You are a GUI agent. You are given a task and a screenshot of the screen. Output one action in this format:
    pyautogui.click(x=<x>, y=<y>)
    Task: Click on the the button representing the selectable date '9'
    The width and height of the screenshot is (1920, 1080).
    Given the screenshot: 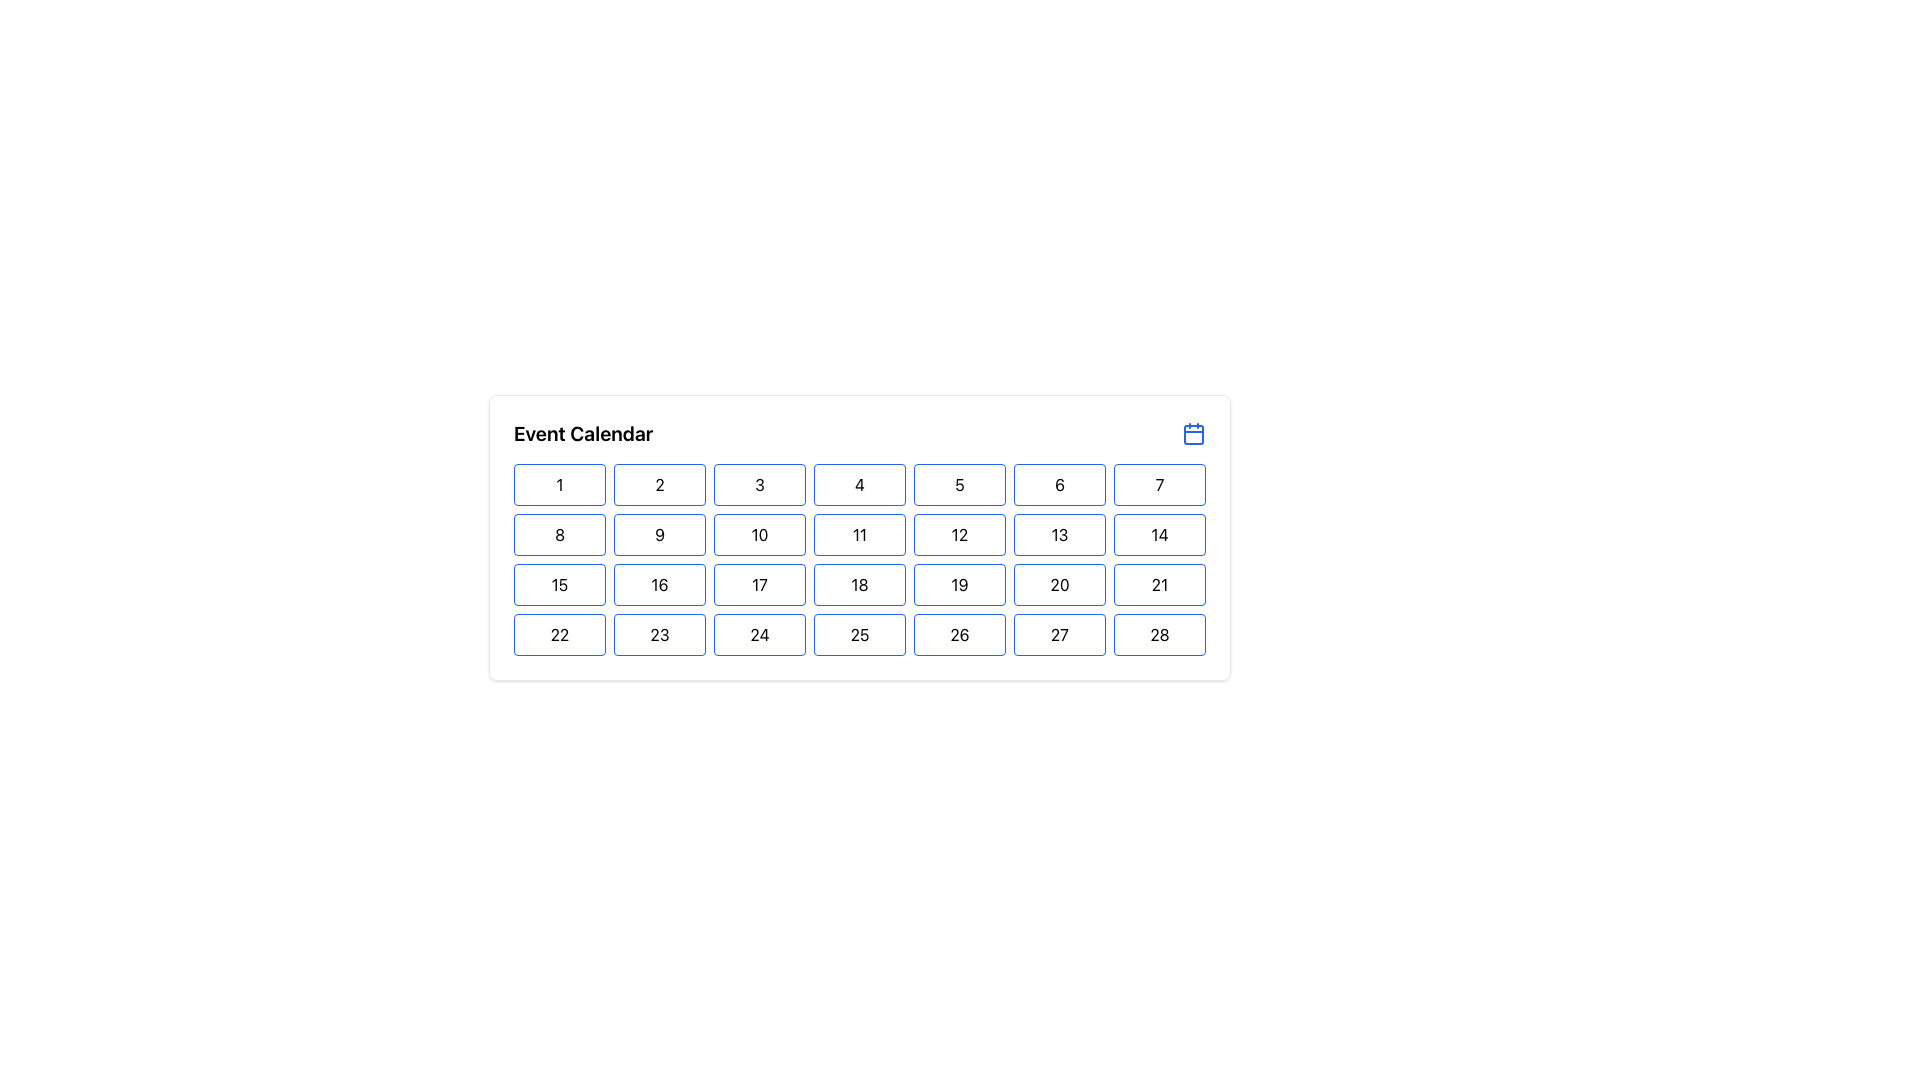 What is the action you would take?
    pyautogui.click(x=660, y=534)
    